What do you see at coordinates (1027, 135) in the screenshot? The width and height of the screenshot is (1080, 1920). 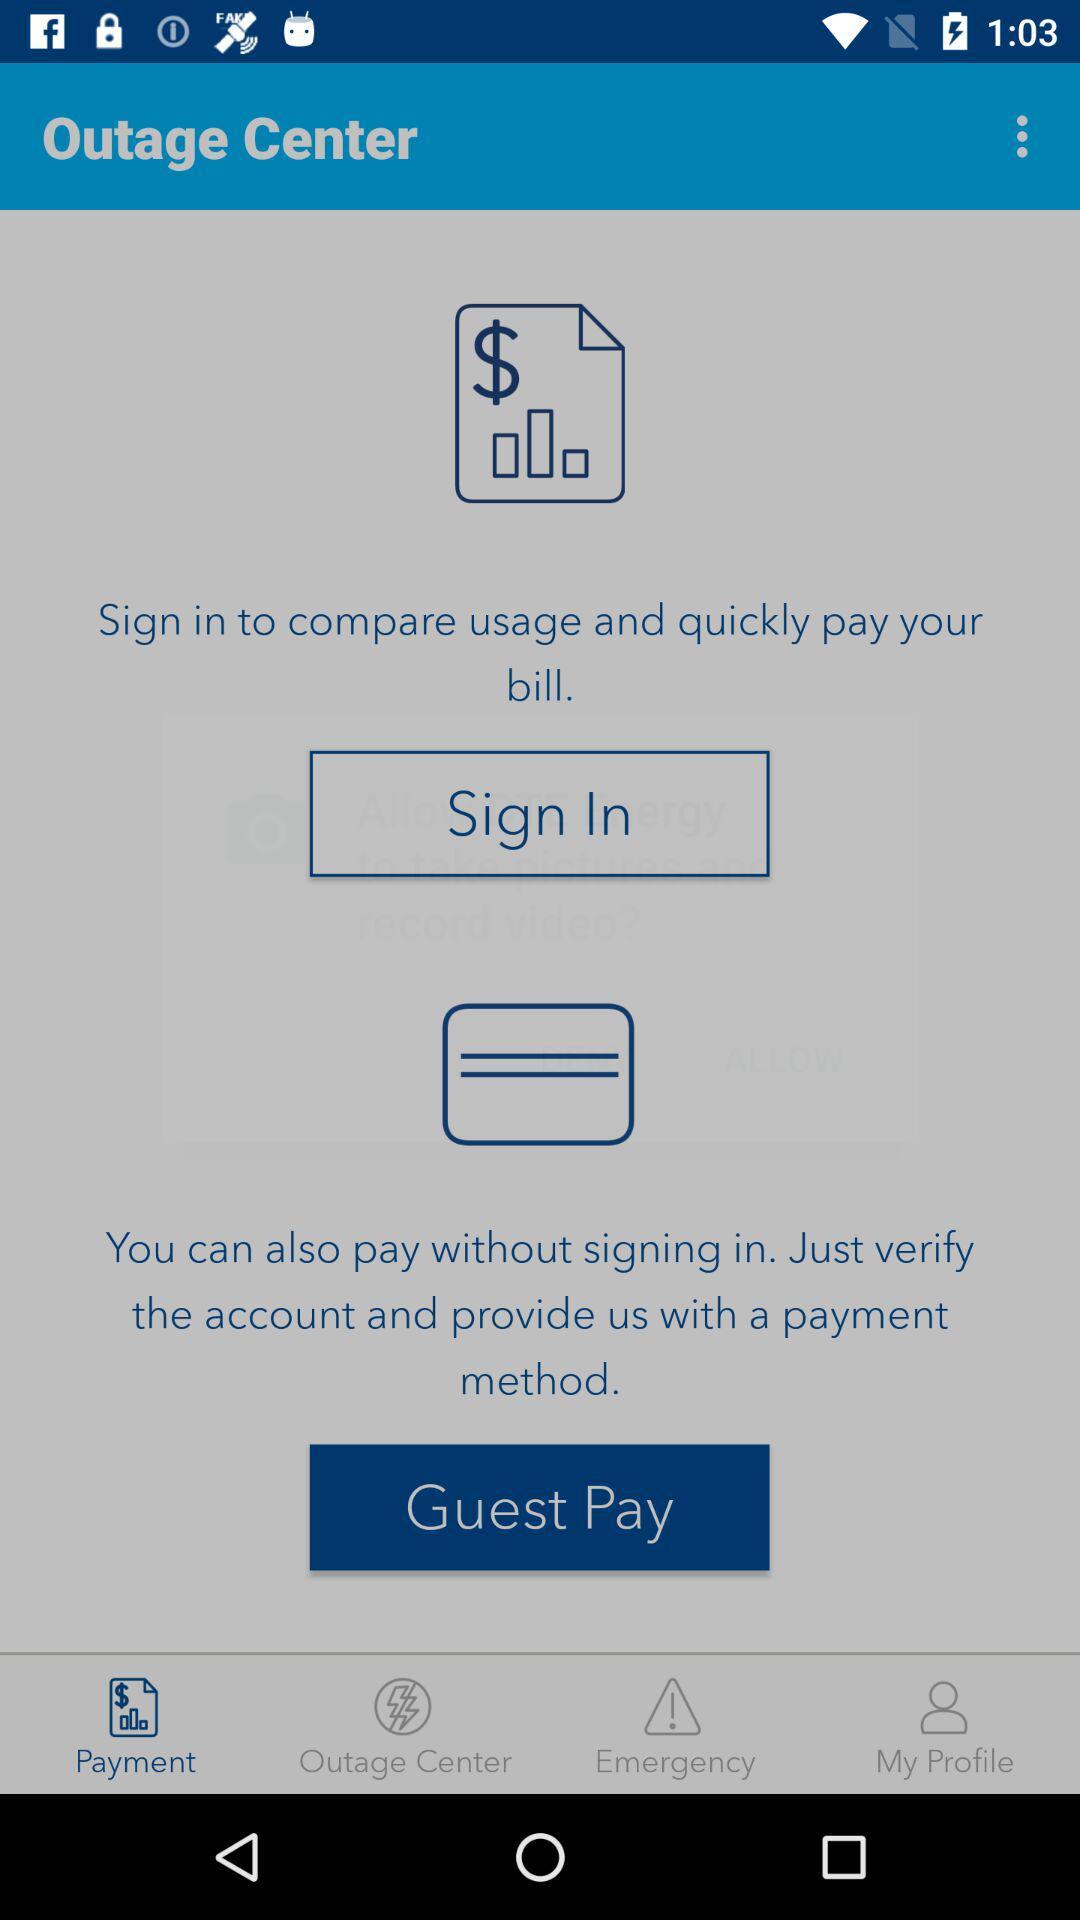 I see `the icon next to the outage center item` at bounding box center [1027, 135].